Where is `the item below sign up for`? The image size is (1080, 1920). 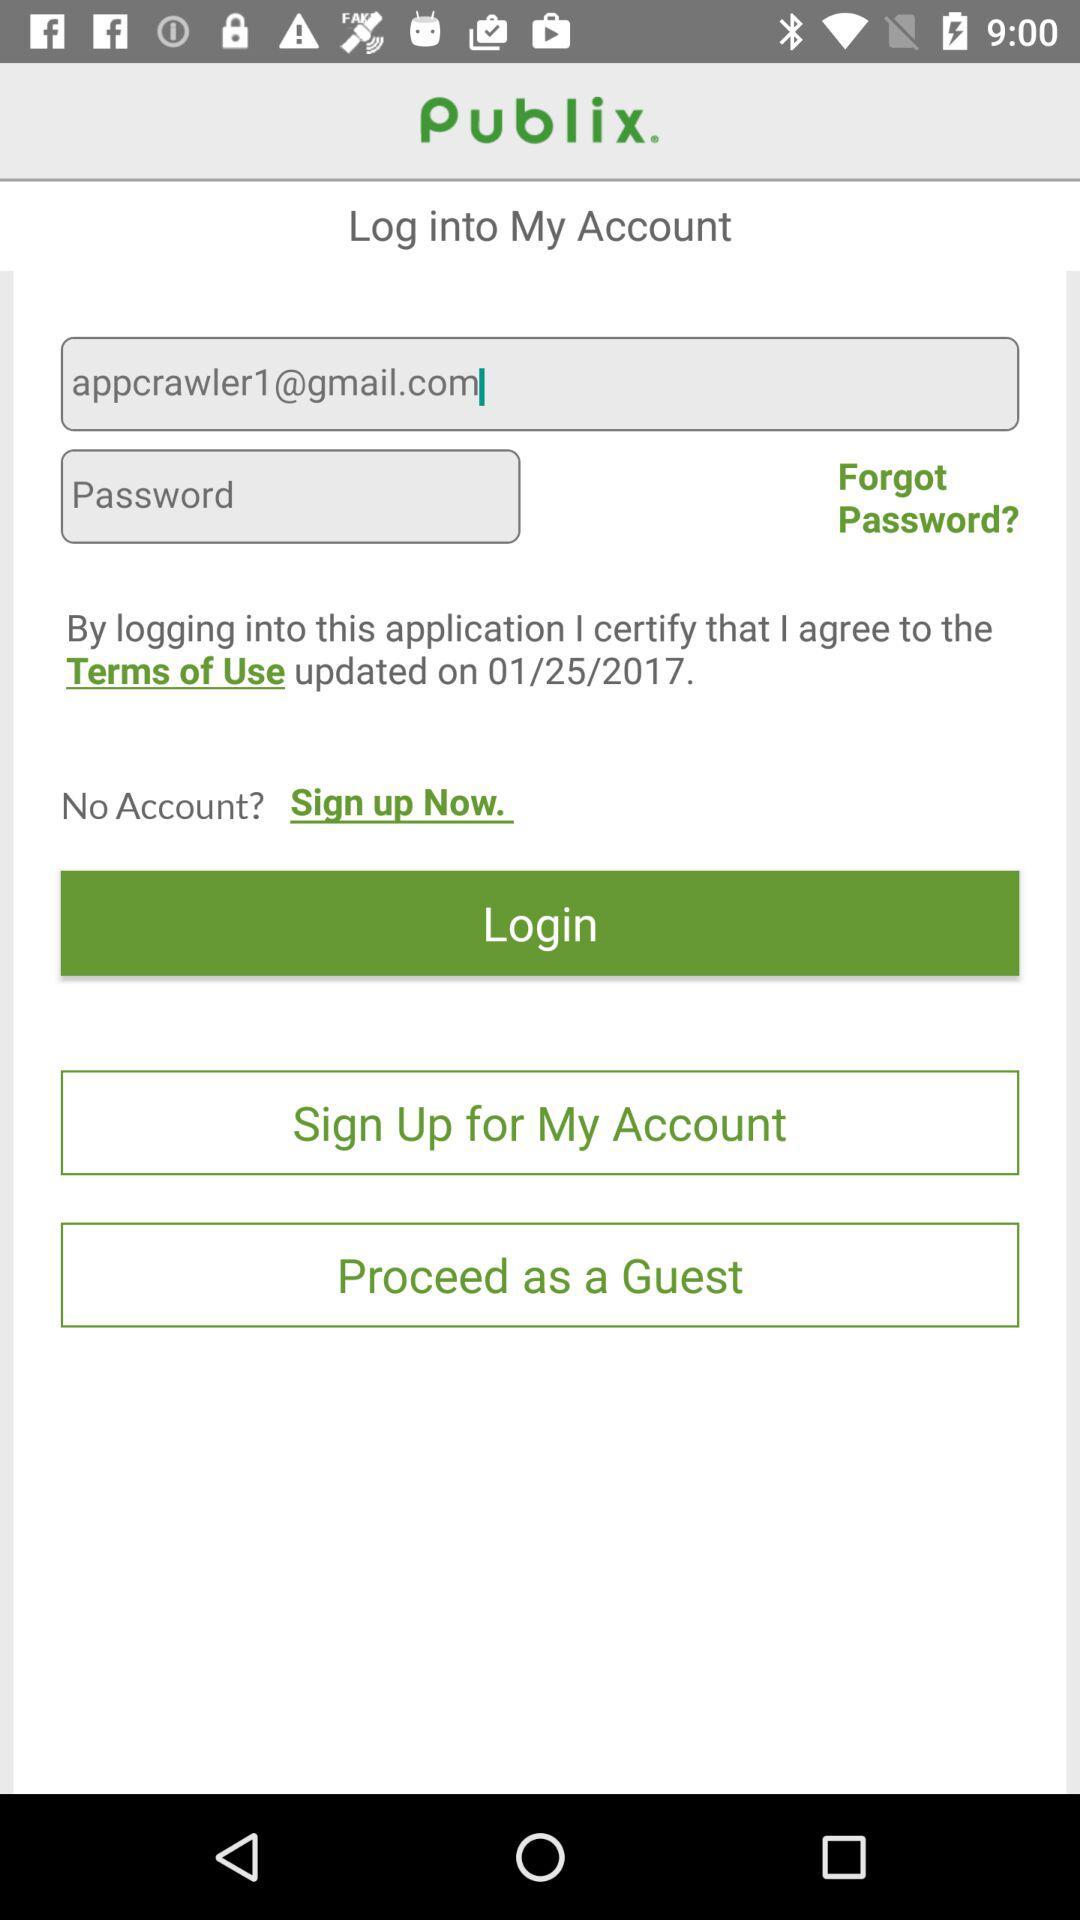
the item below sign up for is located at coordinates (540, 1274).